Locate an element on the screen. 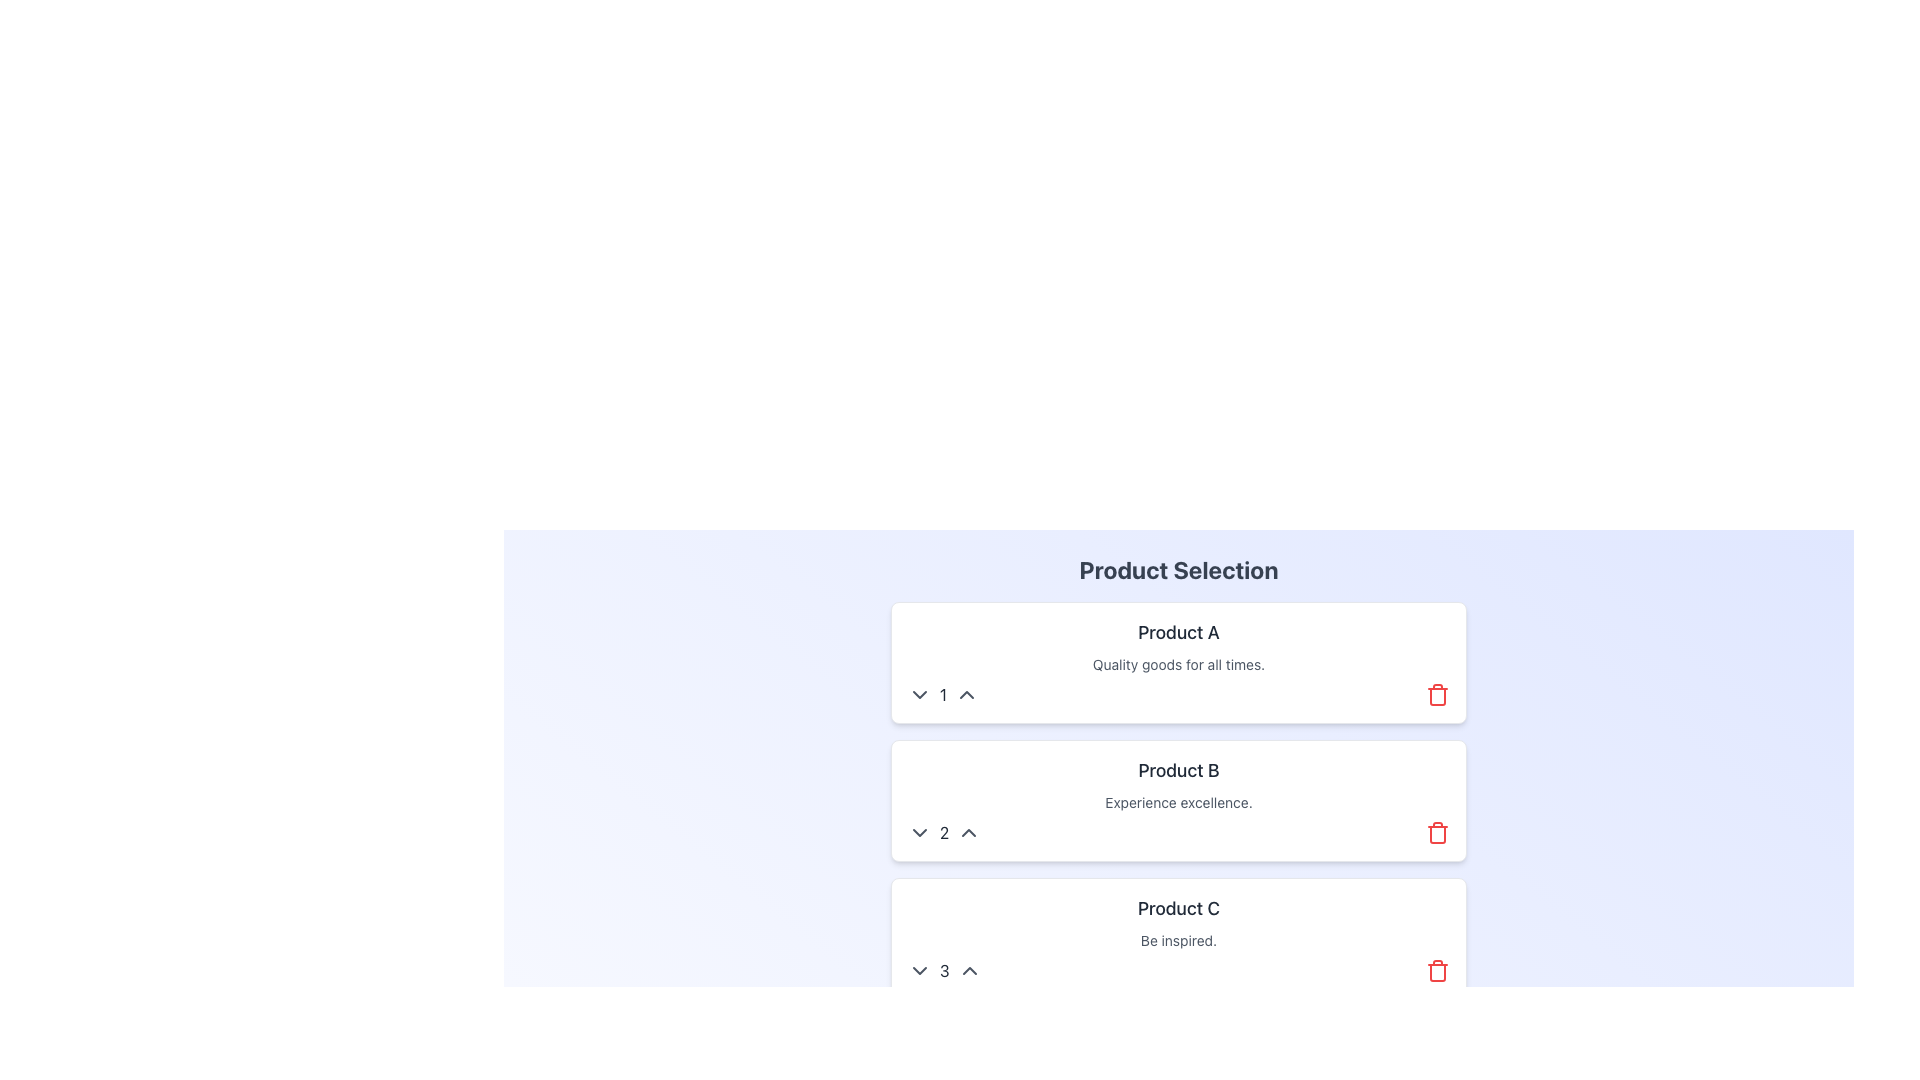 Image resolution: width=1920 pixels, height=1080 pixels. the text display showing the number '2', which is styled in bold black font and located under the title 'Product B' in the product selection section is located at coordinates (943, 833).